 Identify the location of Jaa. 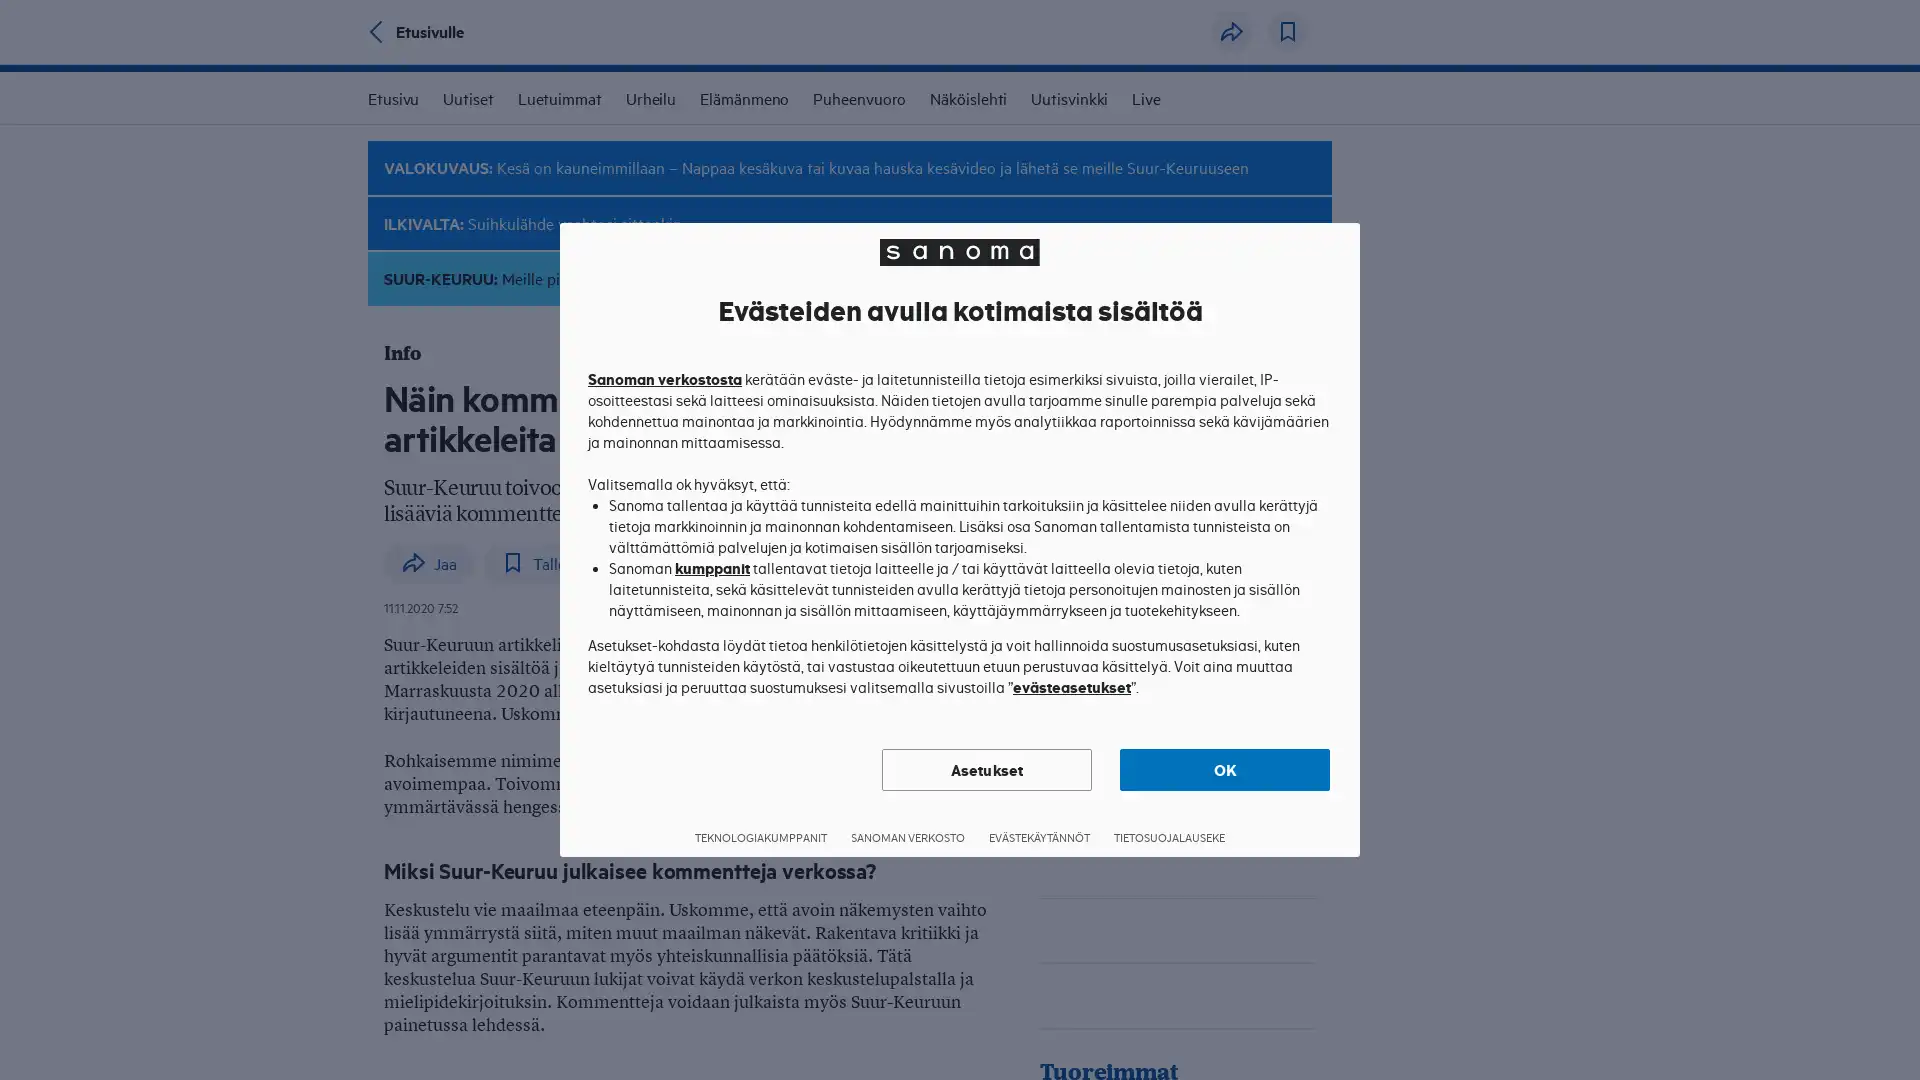
(428, 562).